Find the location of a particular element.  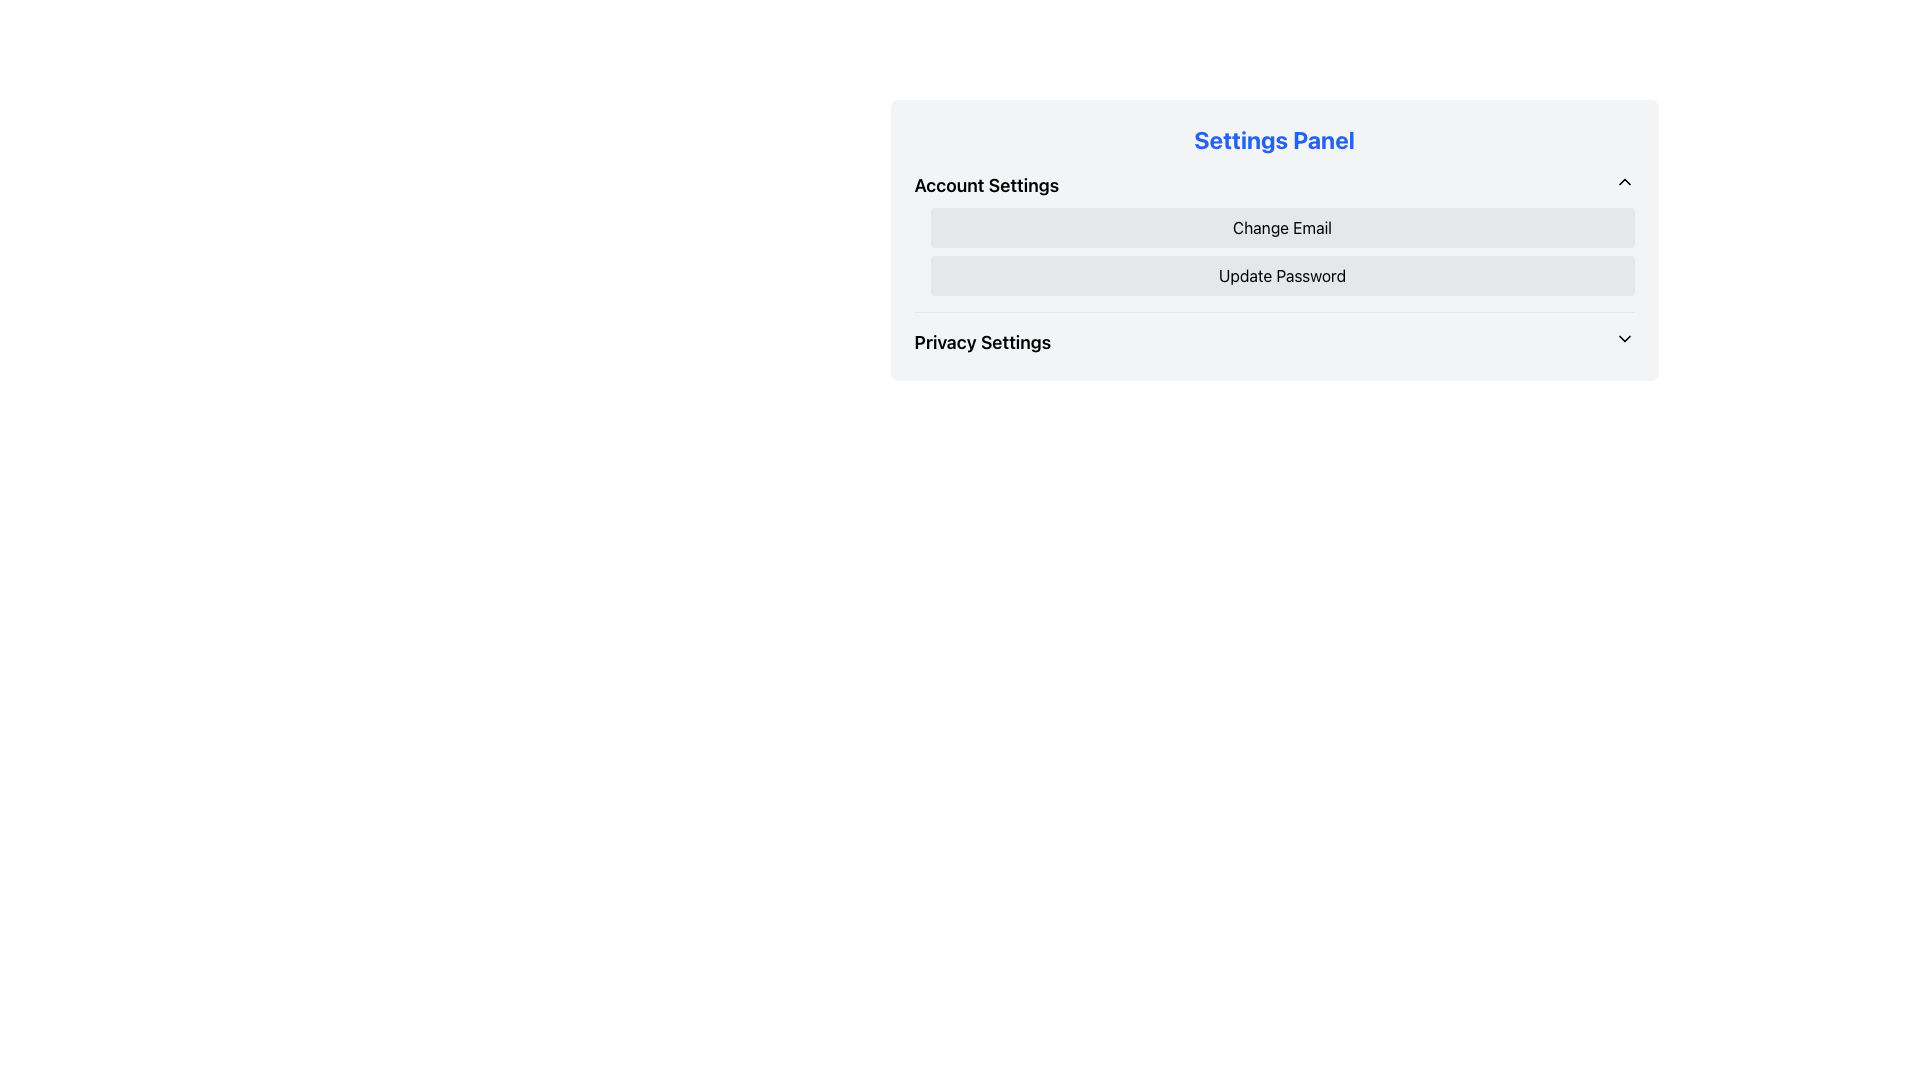

the 'Update Password' button, which is a light gray rectangular button with rounded corners located below the 'Change Email' button in the 'Account Settings' section is located at coordinates (1282, 276).